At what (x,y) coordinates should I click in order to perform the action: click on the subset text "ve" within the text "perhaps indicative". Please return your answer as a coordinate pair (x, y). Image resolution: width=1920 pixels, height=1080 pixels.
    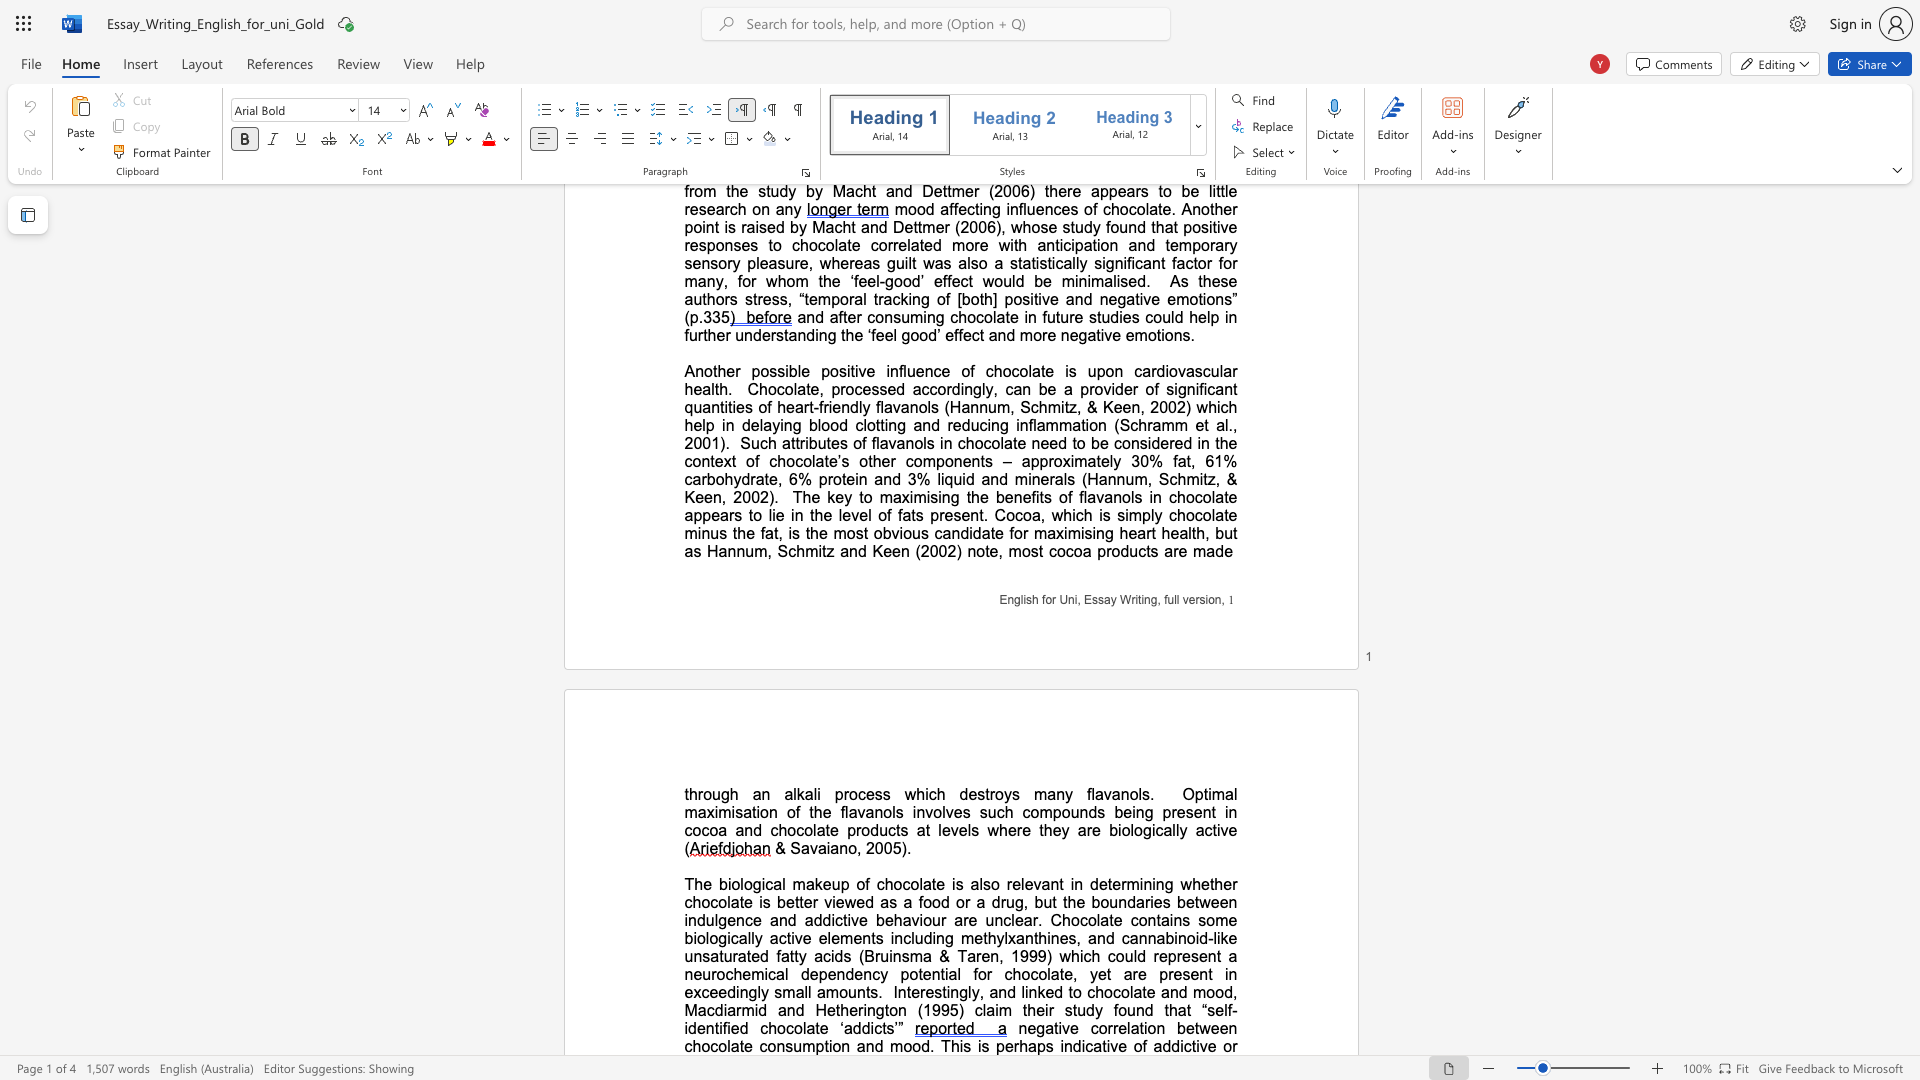
    Looking at the image, I should click on (1109, 1045).